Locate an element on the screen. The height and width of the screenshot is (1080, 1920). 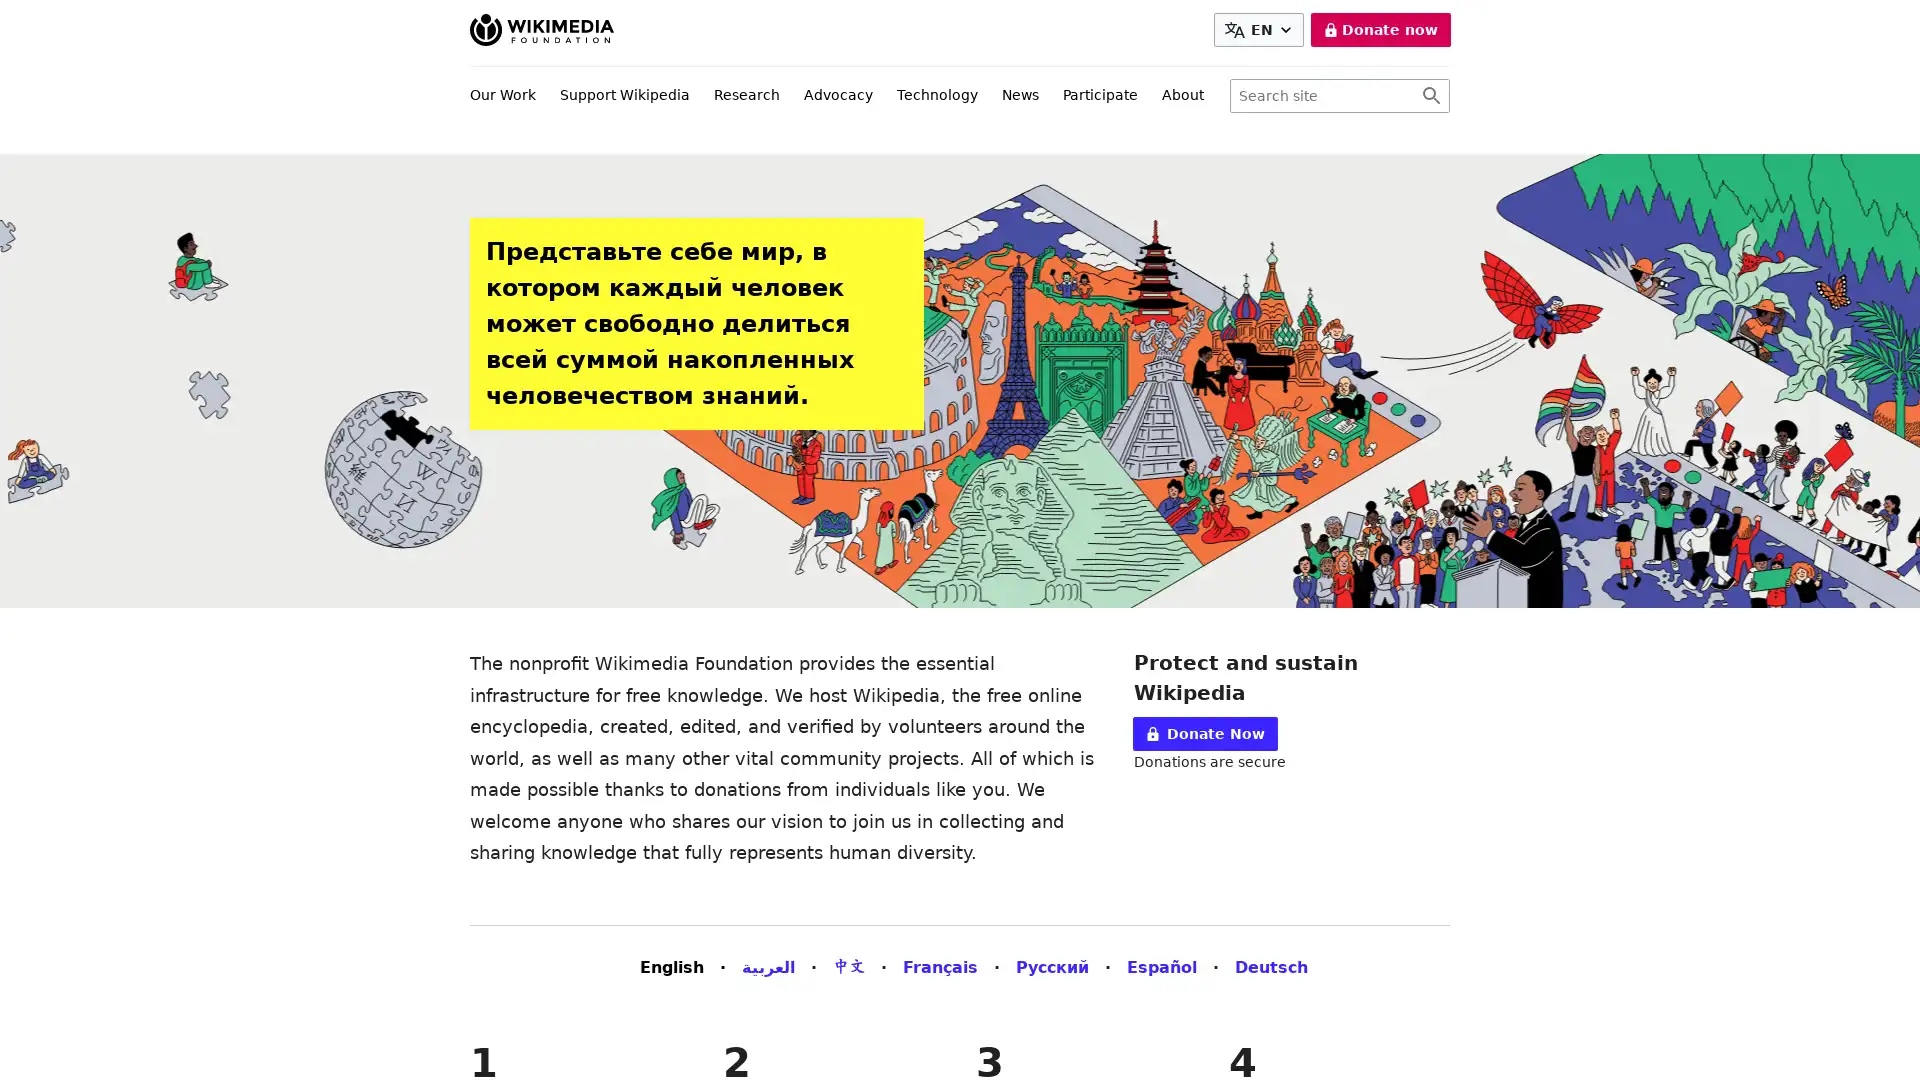
CURRENT LANGUAGE: EN is located at coordinates (1257, 30).